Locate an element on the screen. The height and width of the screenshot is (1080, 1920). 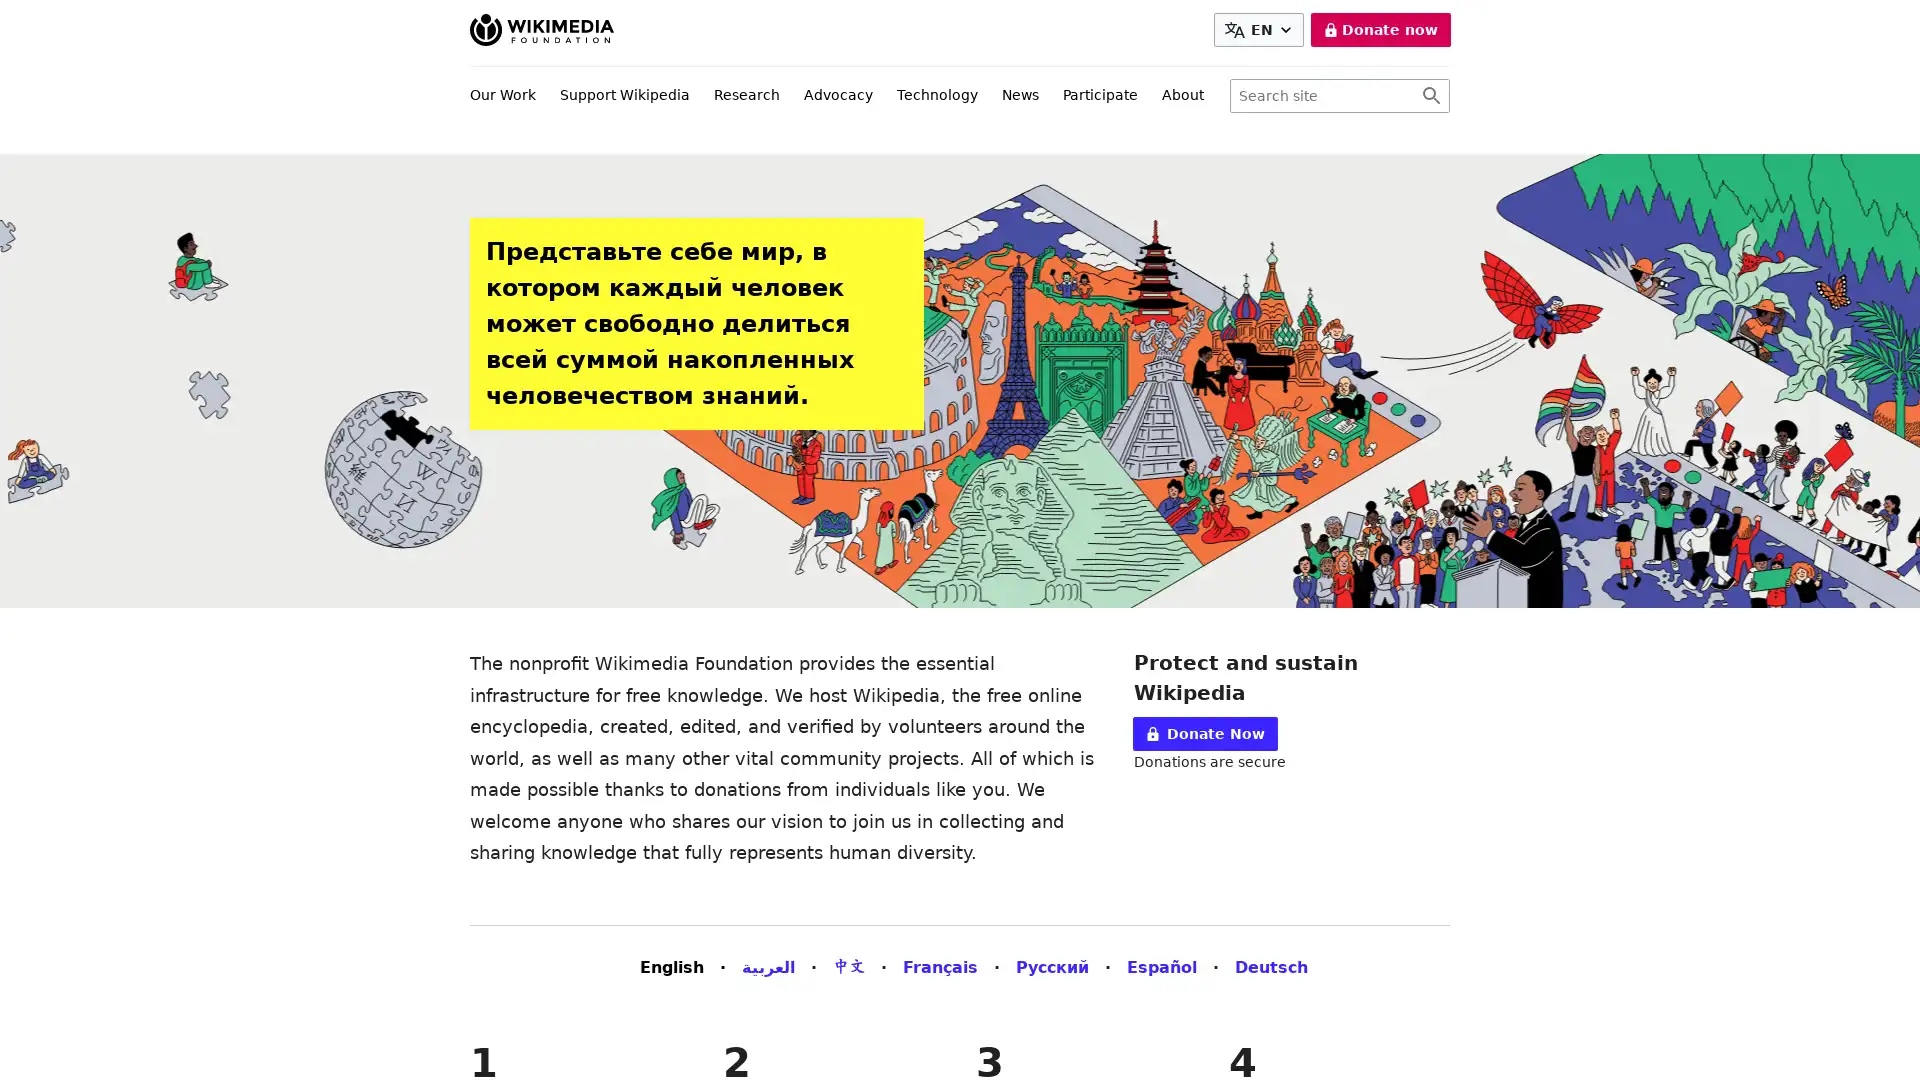
CURRENT LANGUAGE: EN is located at coordinates (1257, 30).